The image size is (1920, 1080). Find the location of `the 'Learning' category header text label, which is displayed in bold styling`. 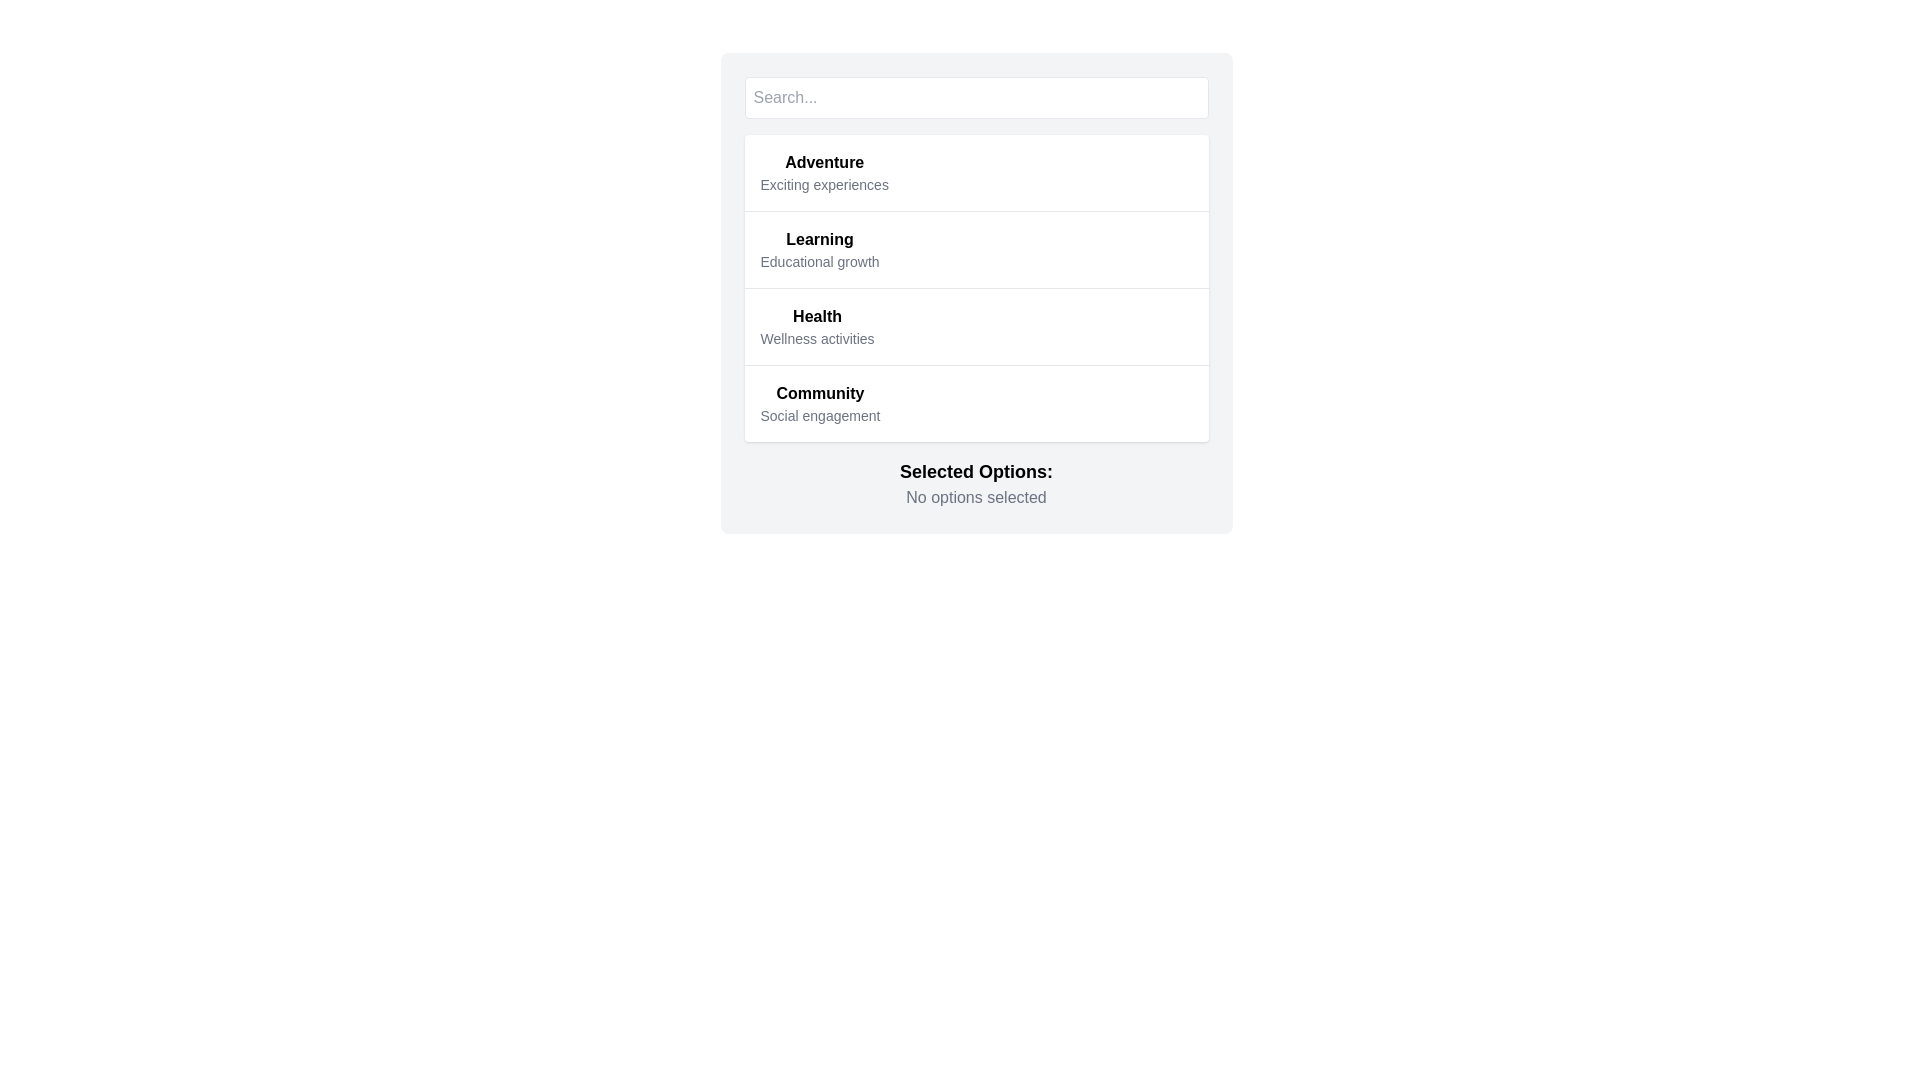

the 'Learning' category header text label, which is displayed in bold styling is located at coordinates (820, 238).